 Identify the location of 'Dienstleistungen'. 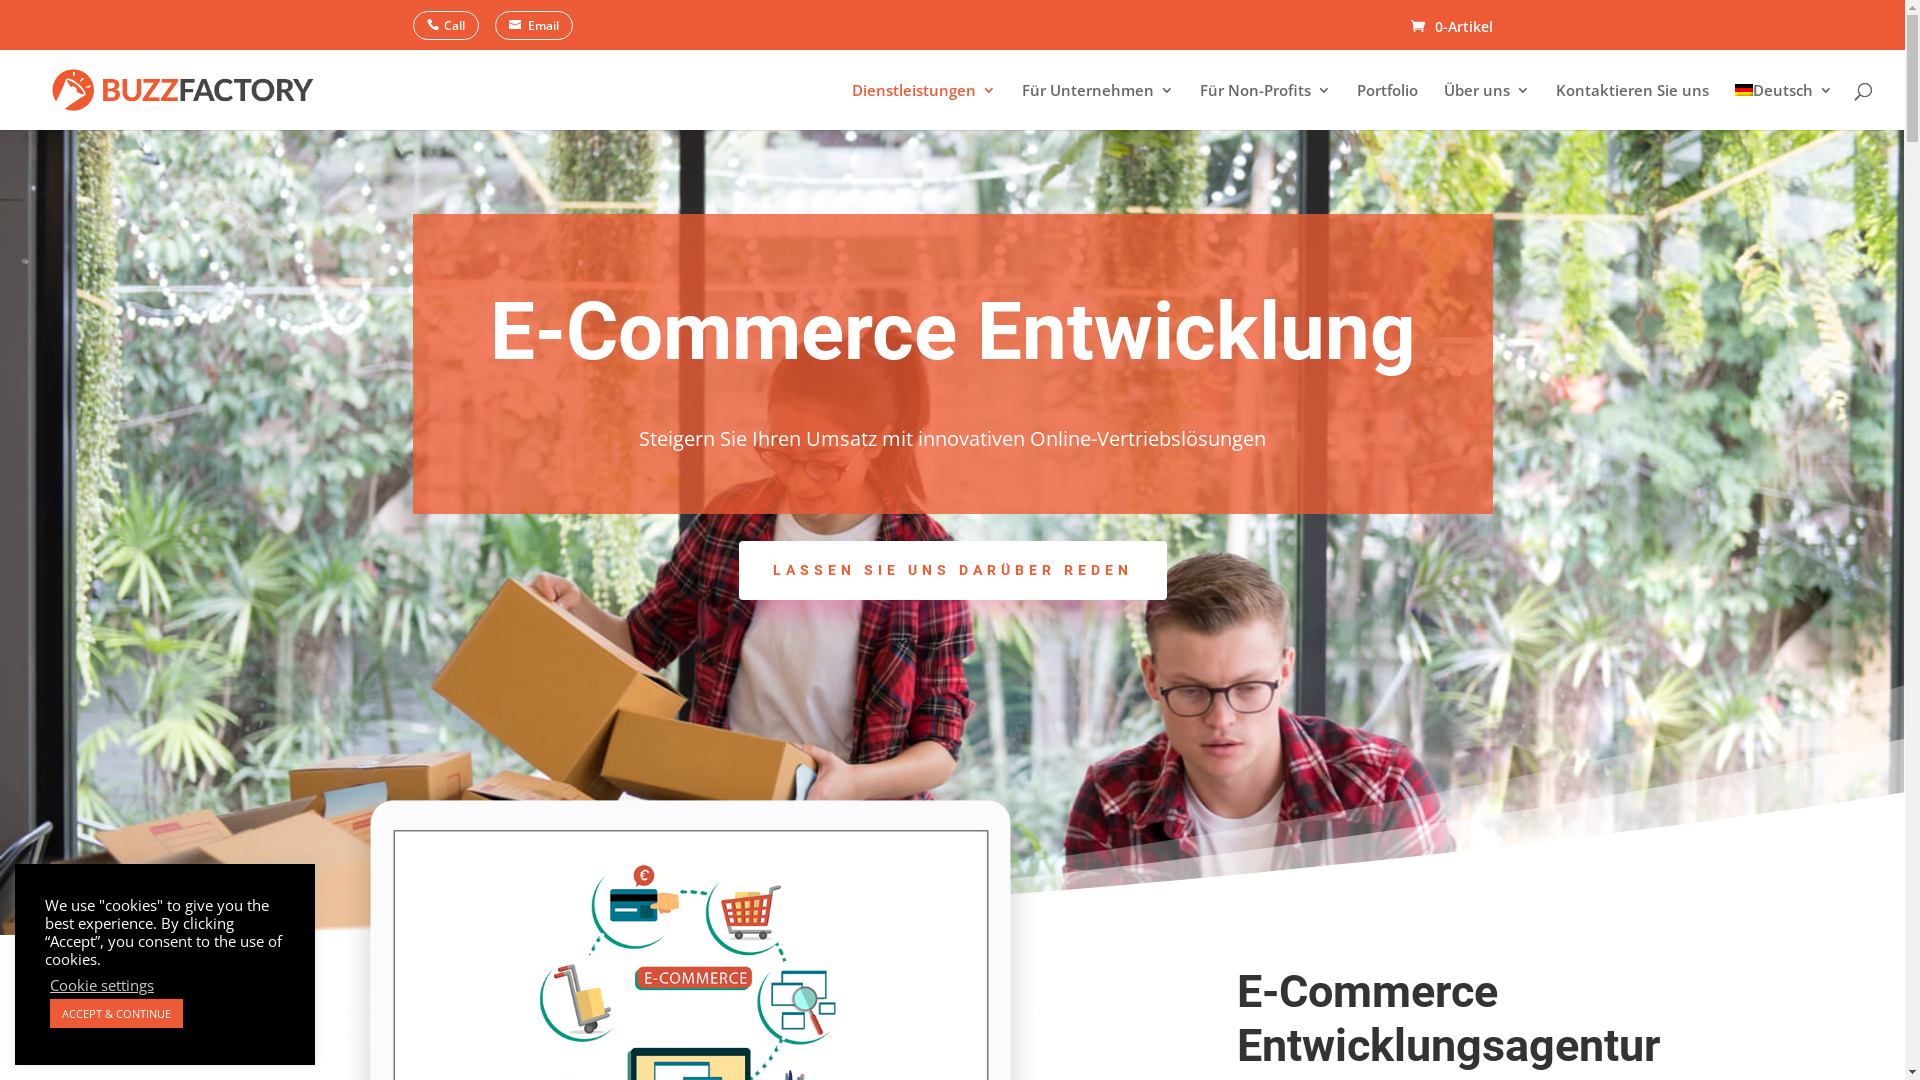
(923, 106).